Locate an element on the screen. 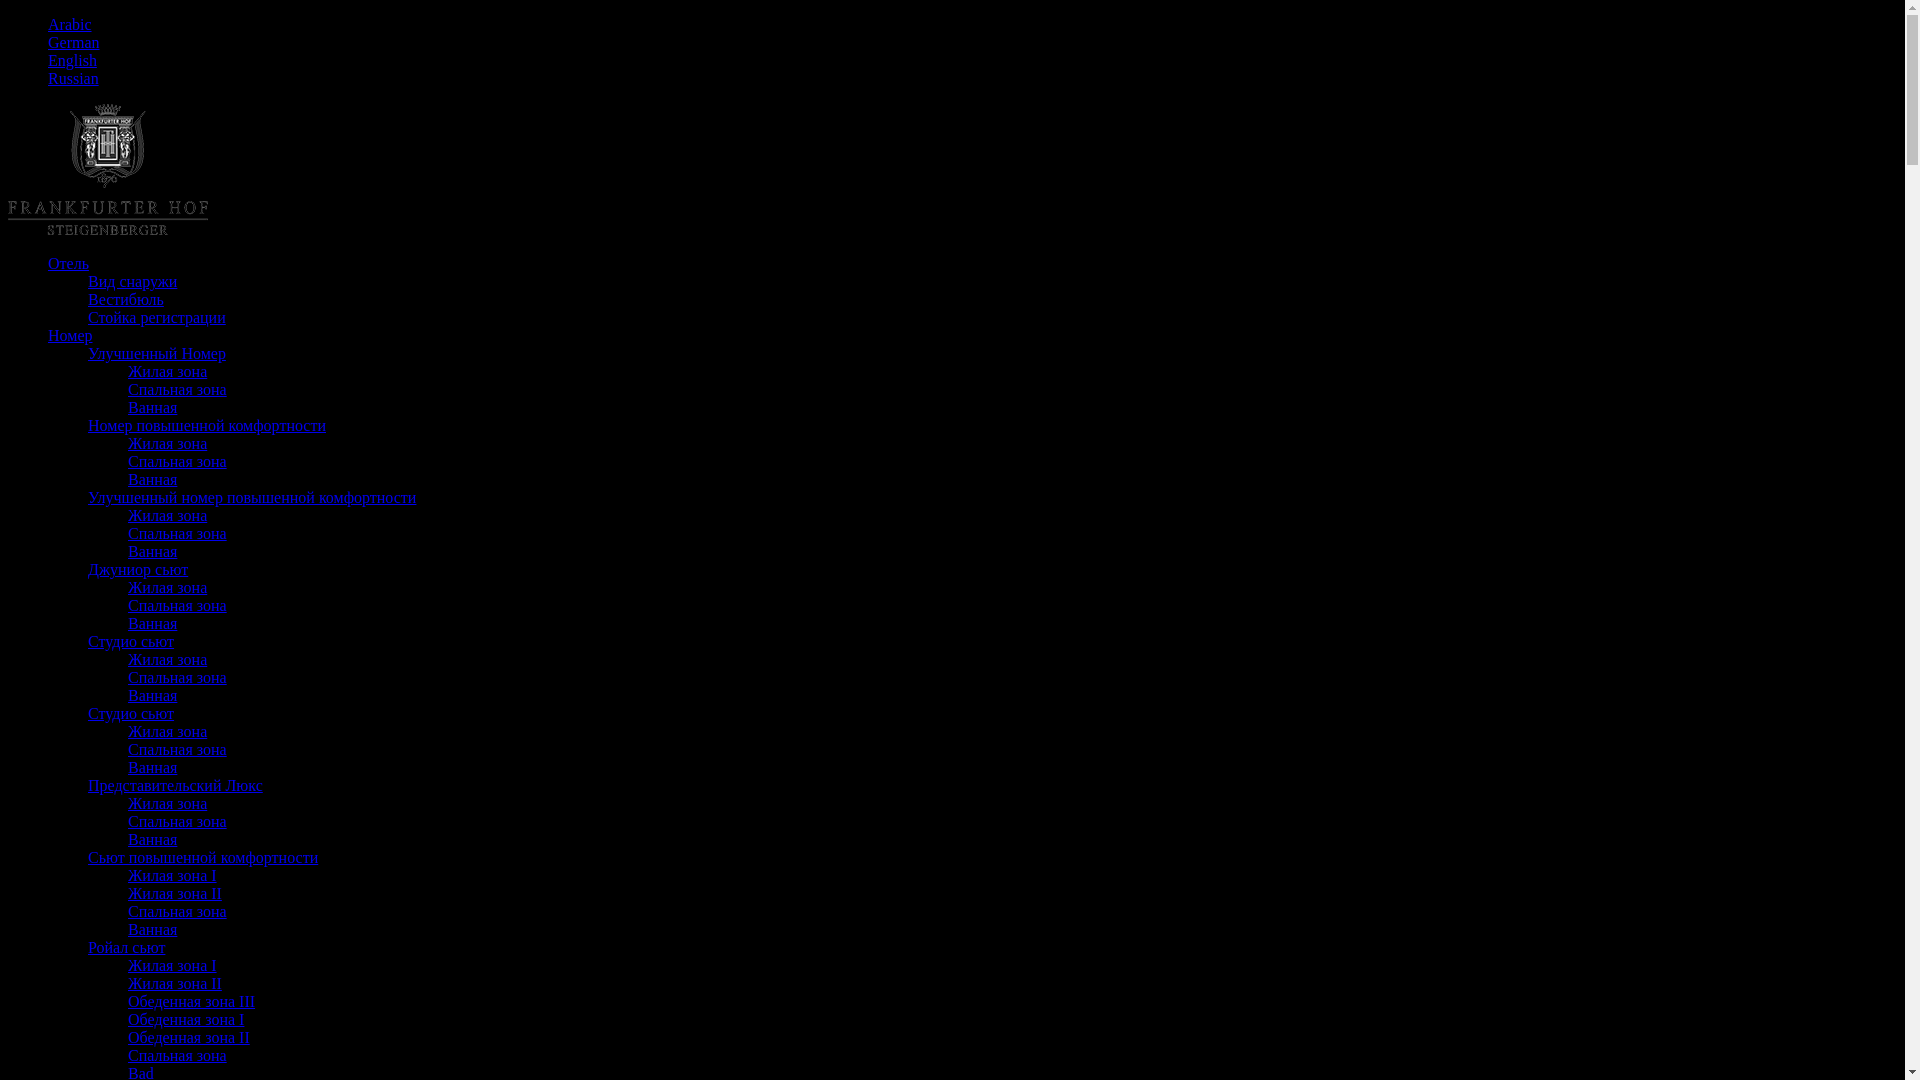 This screenshot has height=1080, width=1920. 'Russian' is located at coordinates (73, 77).